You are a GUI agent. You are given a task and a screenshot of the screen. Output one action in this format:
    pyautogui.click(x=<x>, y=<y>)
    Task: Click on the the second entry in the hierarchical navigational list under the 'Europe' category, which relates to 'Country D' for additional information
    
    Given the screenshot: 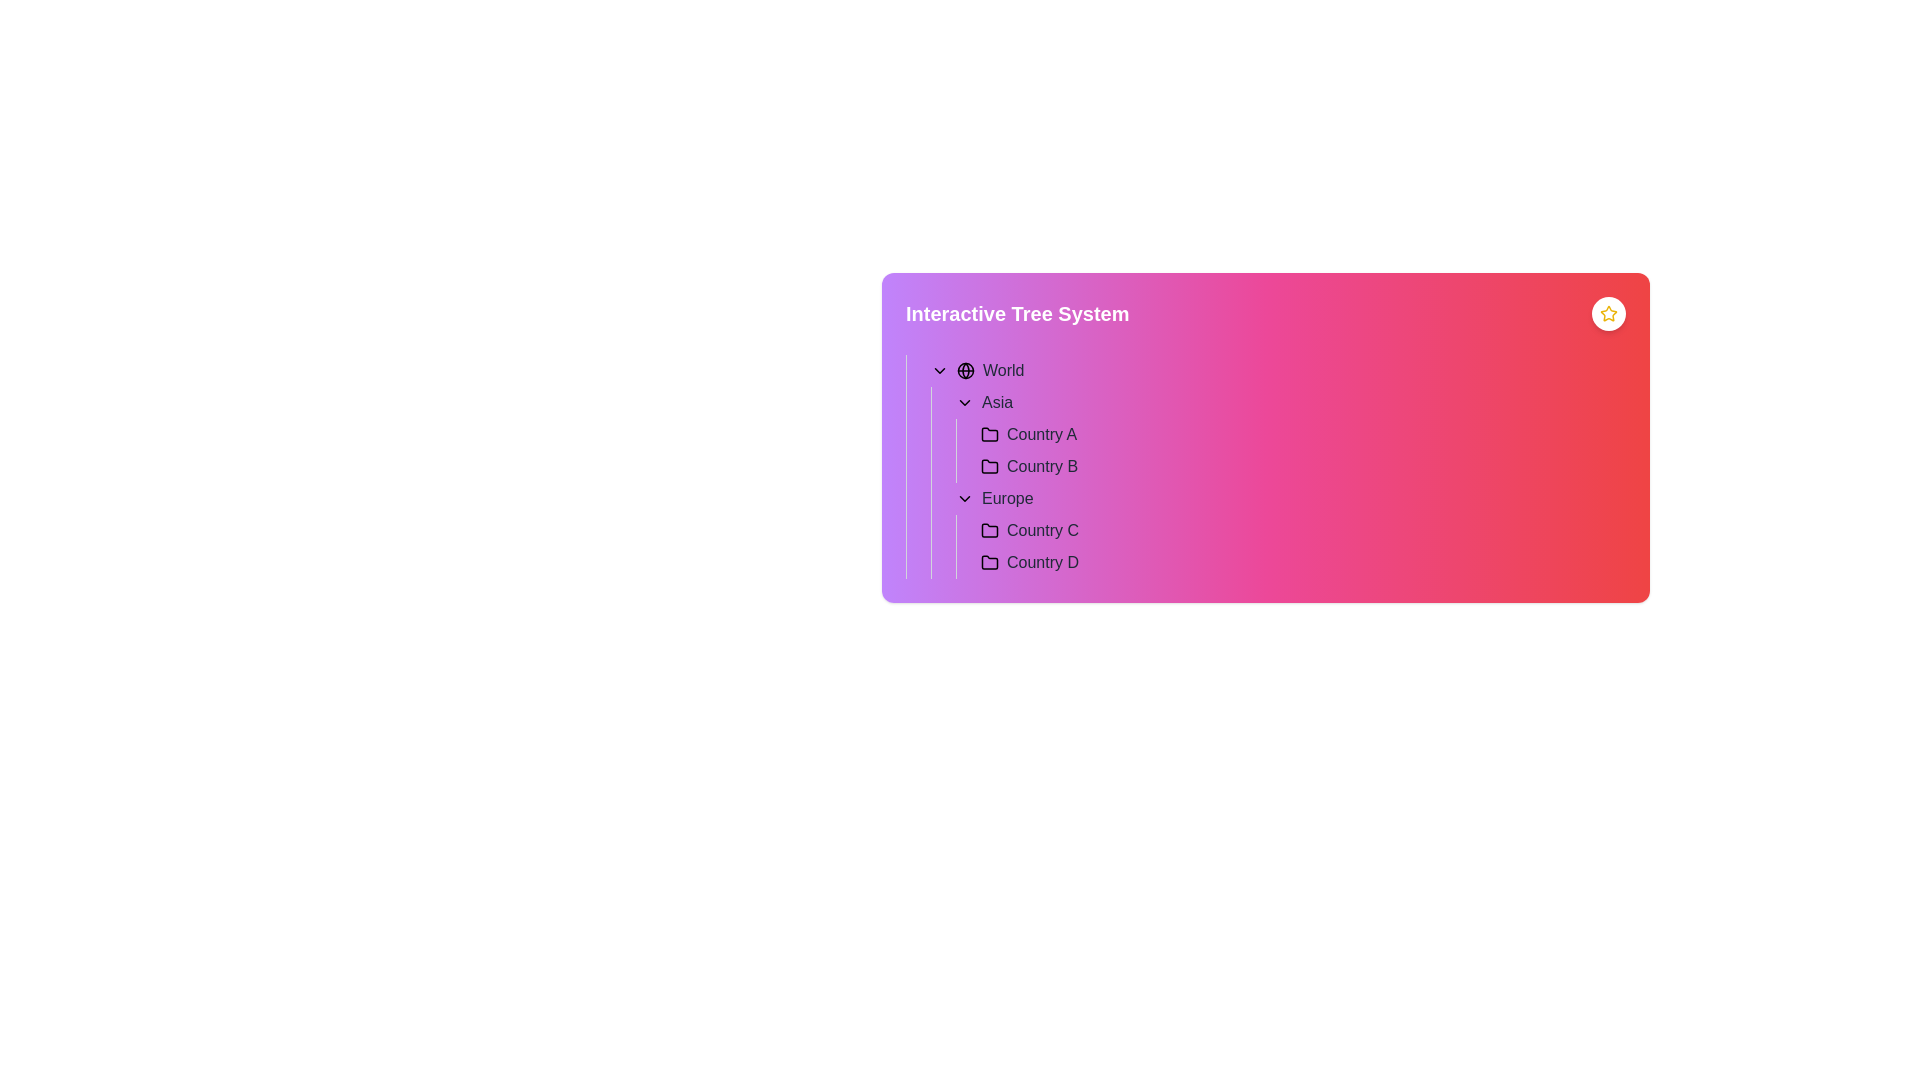 What is the action you would take?
    pyautogui.click(x=1291, y=563)
    